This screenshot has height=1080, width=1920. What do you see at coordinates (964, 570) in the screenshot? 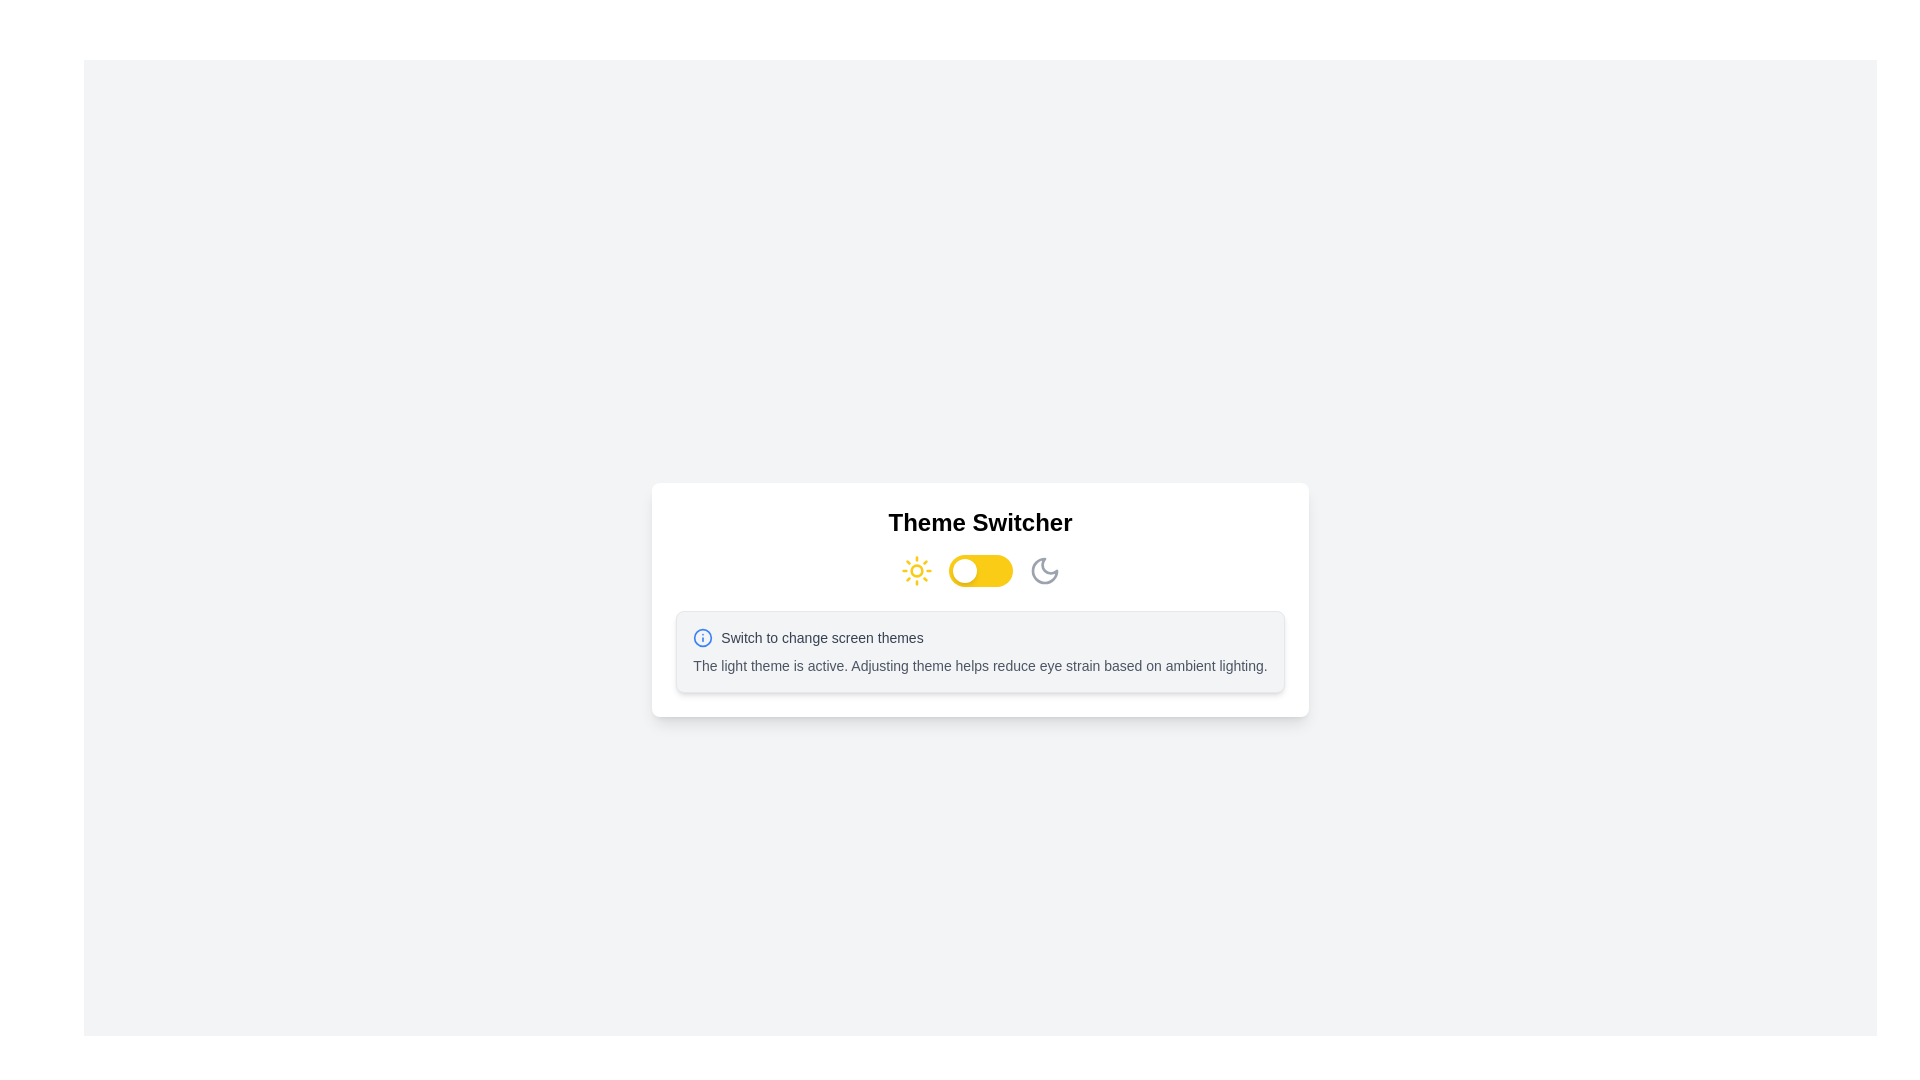
I see `the circular, white-colored toggle button from the left side of the yellow background switch` at bounding box center [964, 570].